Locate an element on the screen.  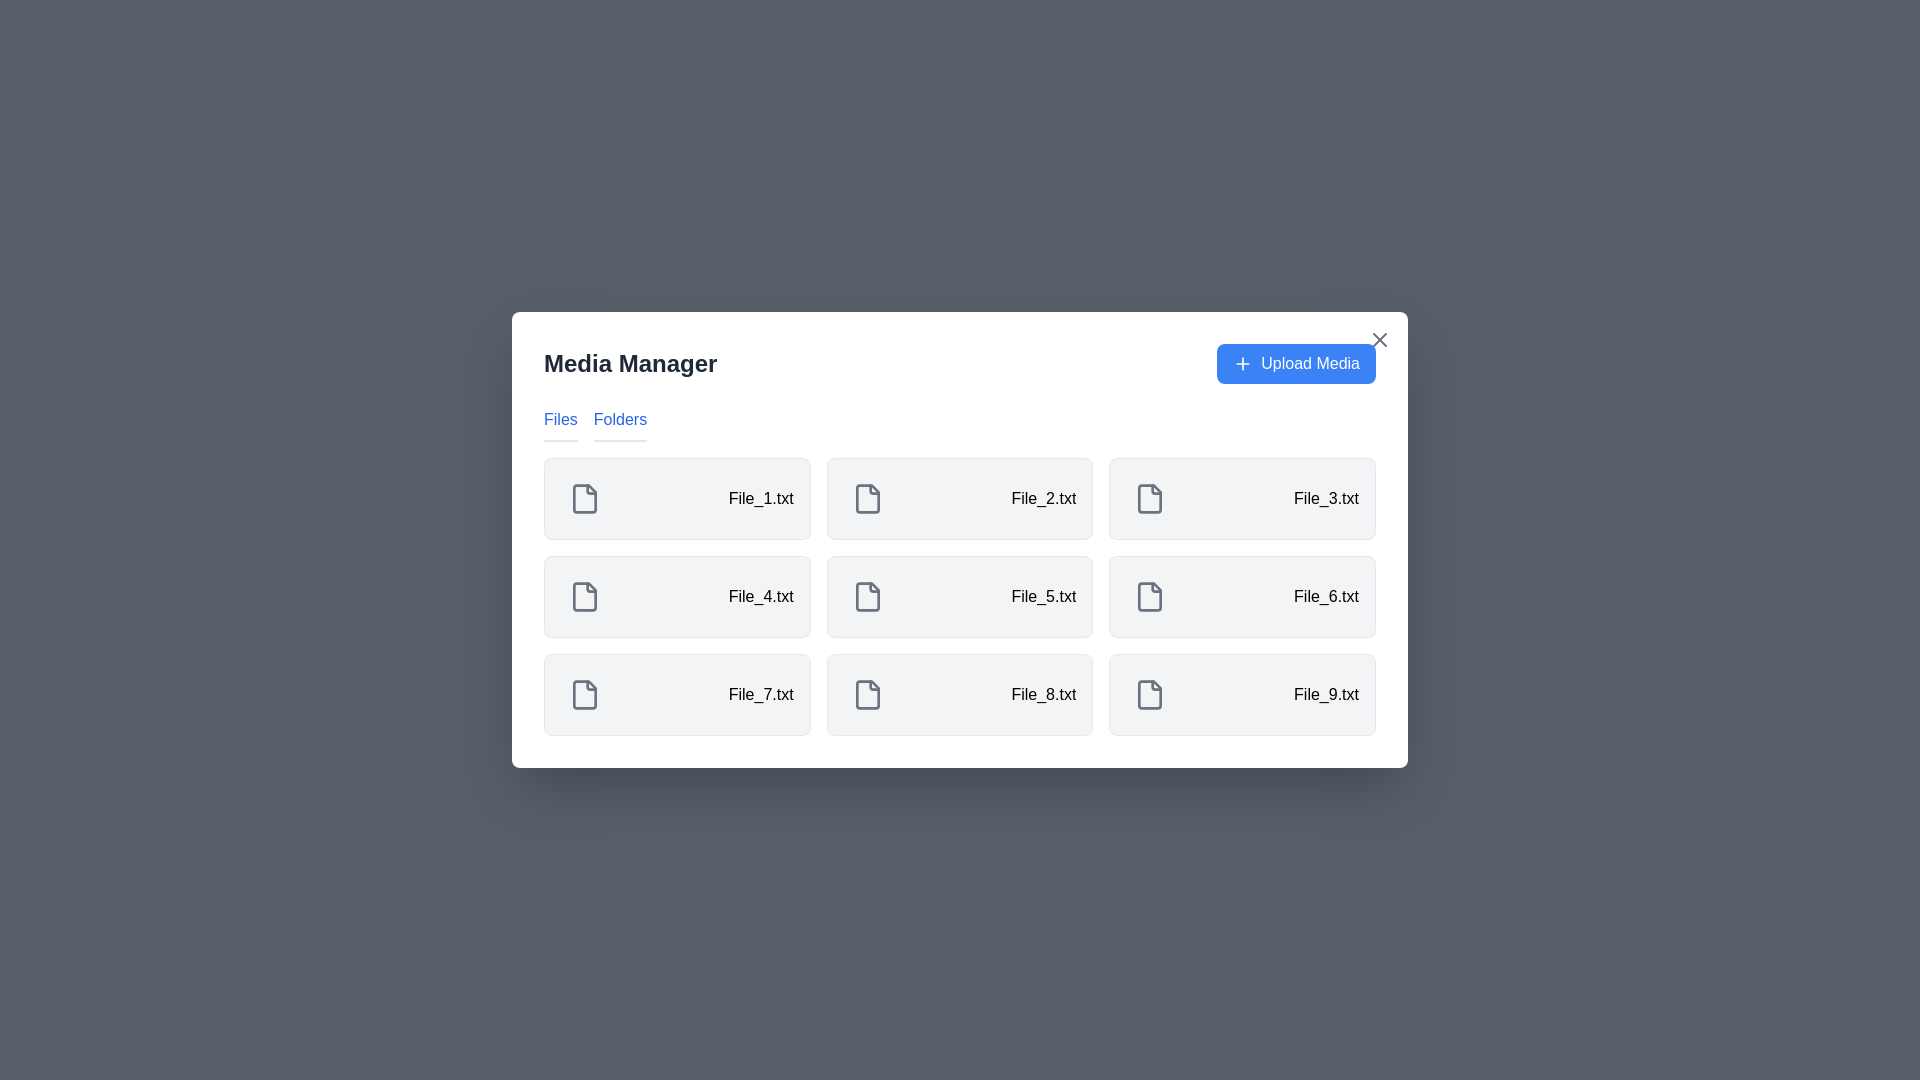
the document file icon labeled 'File_7.txt' in the Media Manager interface is located at coordinates (584, 693).